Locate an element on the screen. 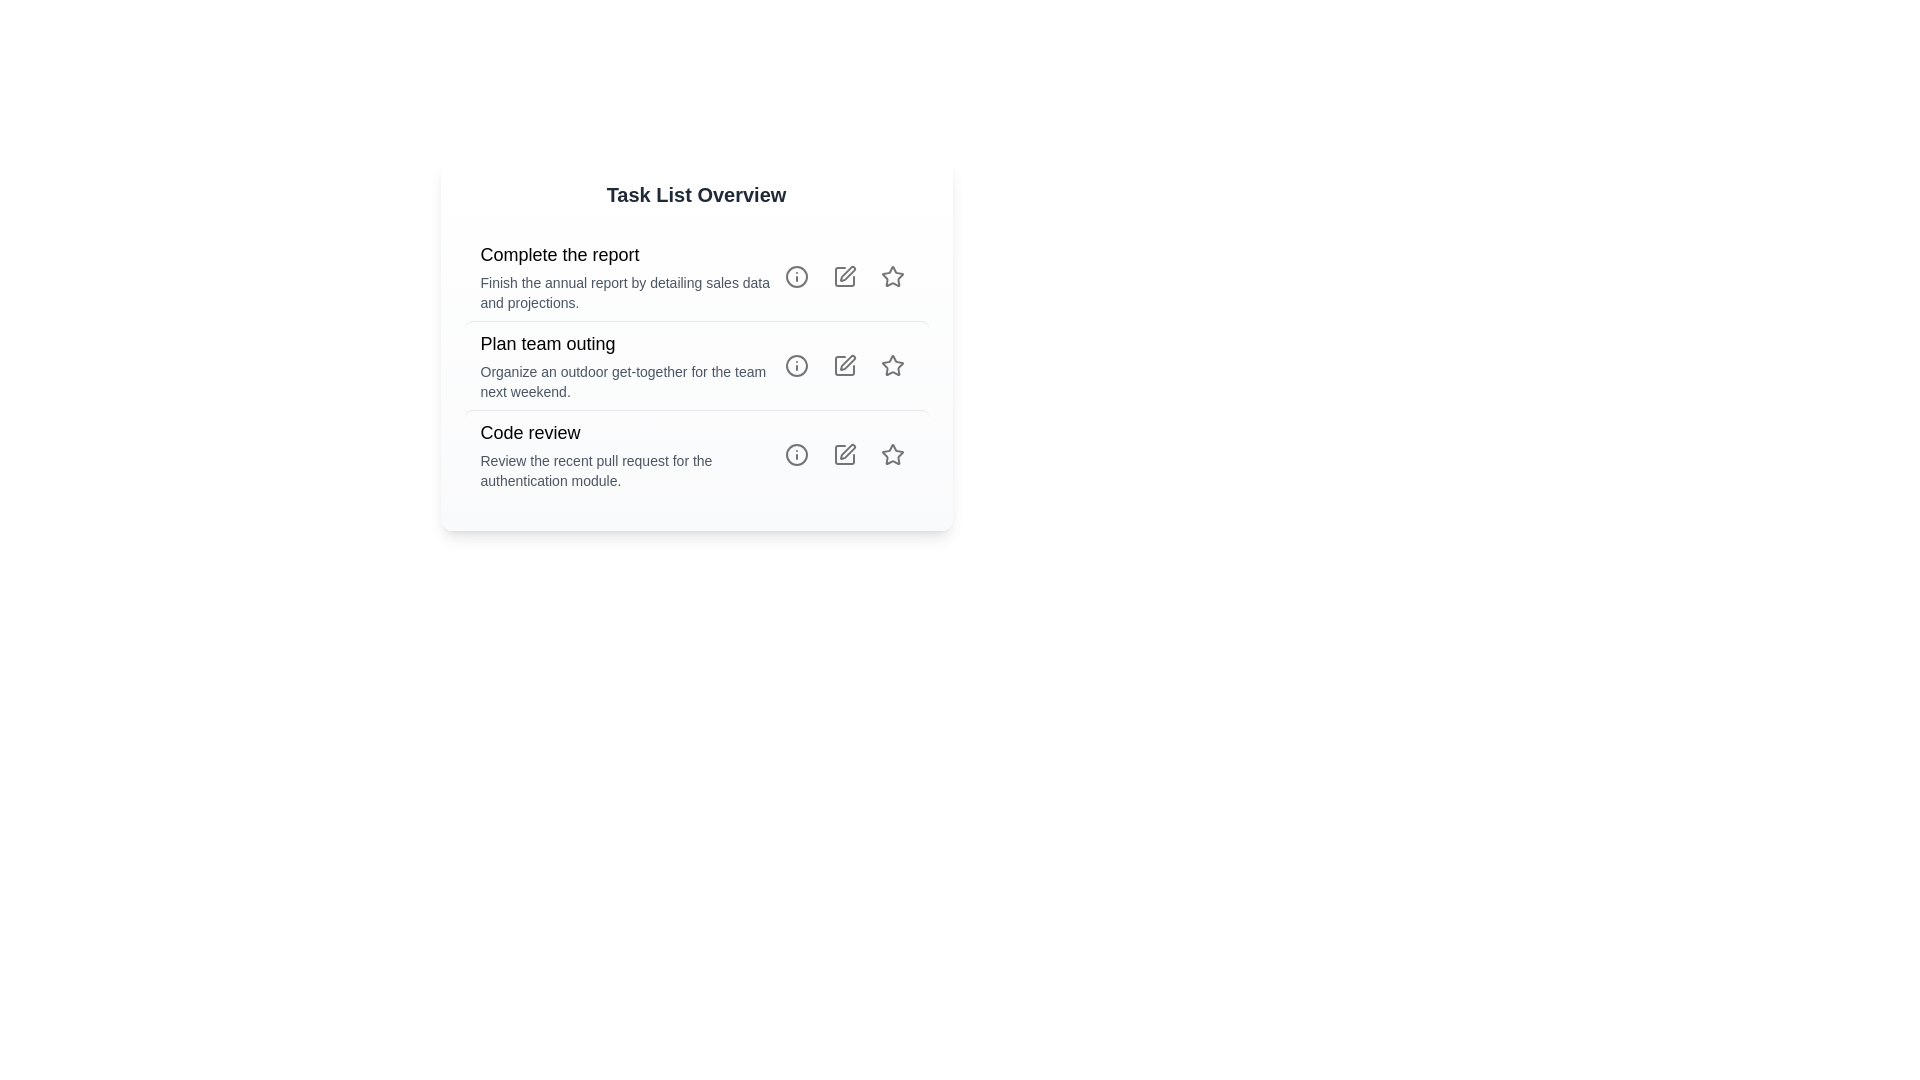 The width and height of the screenshot is (1920, 1080). the edit button for the 'Code review' task, which is the third button in a horizontal group, located between the info icon button and the star icon button, to initiate editing is located at coordinates (844, 455).